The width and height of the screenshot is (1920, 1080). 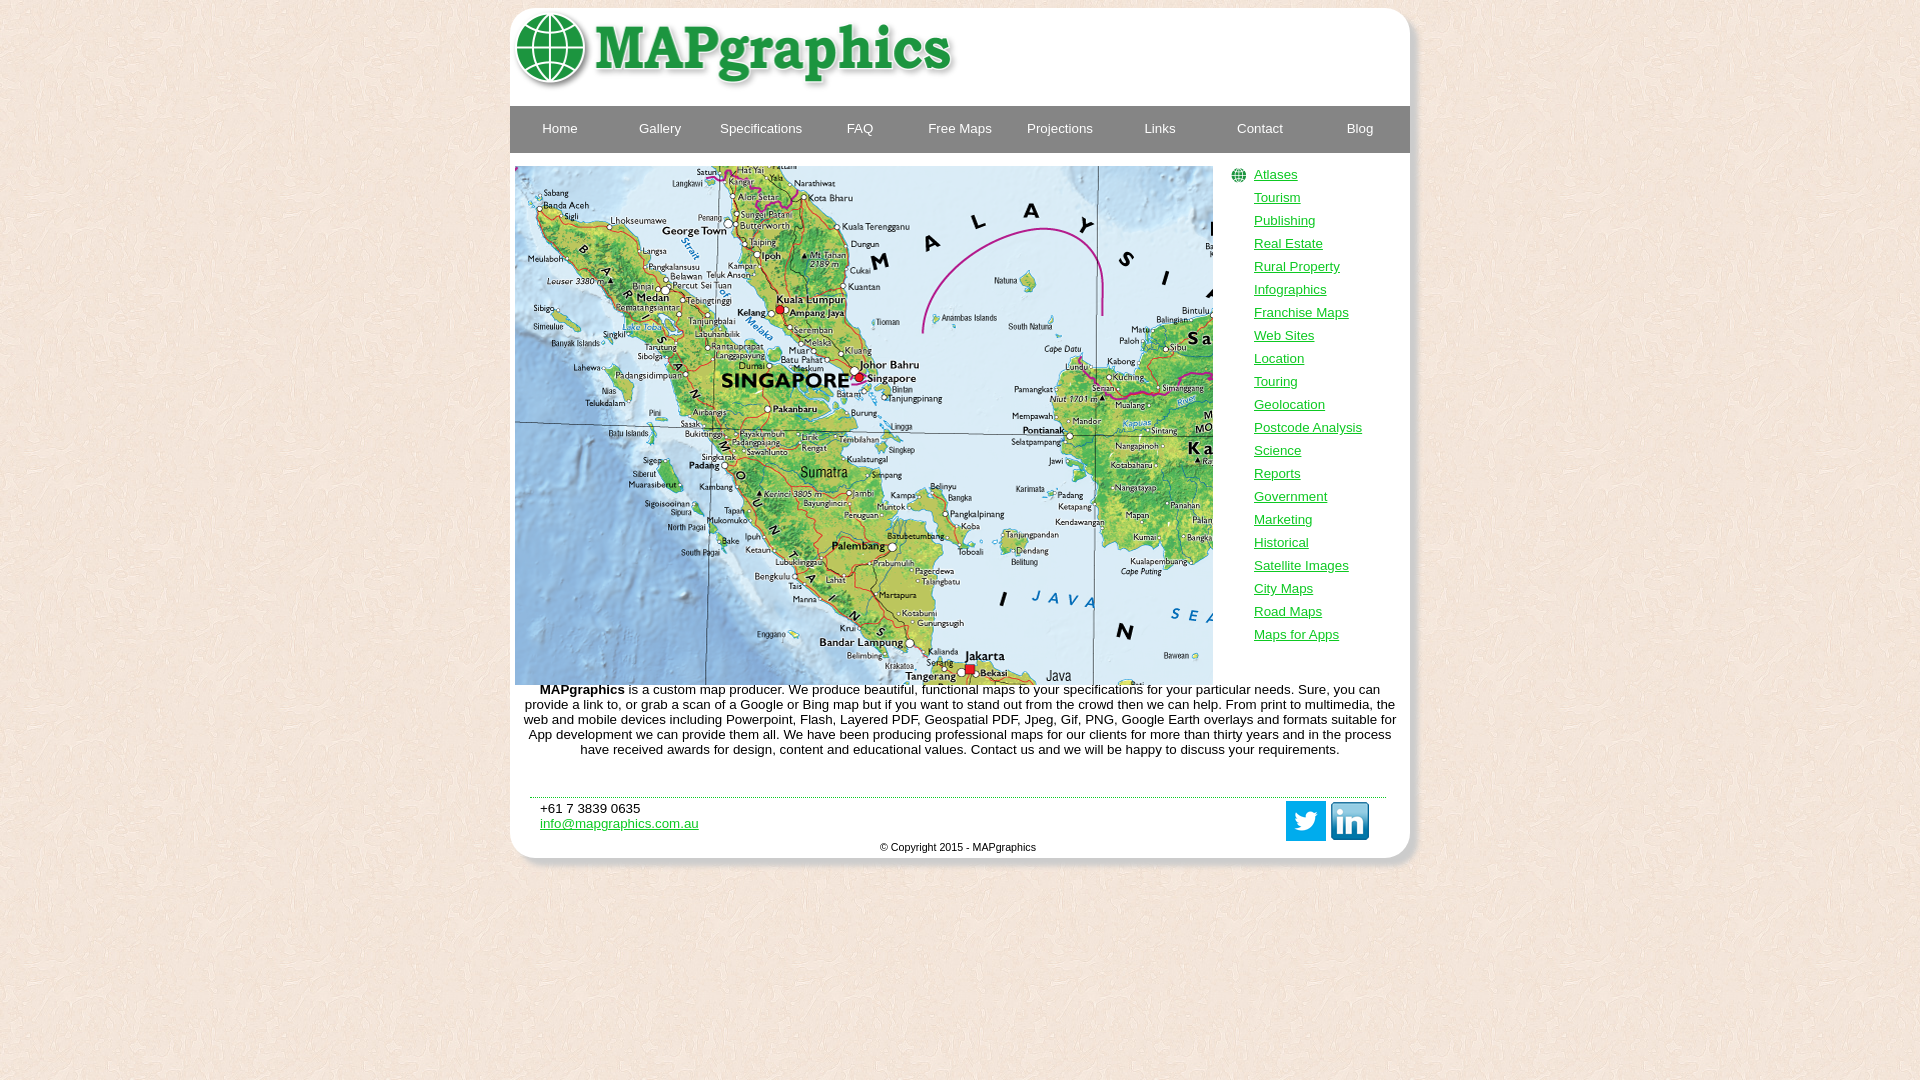 What do you see at coordinates (1287, 610) in the screenshot?
I see `'Road Maps'` at bounding box center [1287, 610].